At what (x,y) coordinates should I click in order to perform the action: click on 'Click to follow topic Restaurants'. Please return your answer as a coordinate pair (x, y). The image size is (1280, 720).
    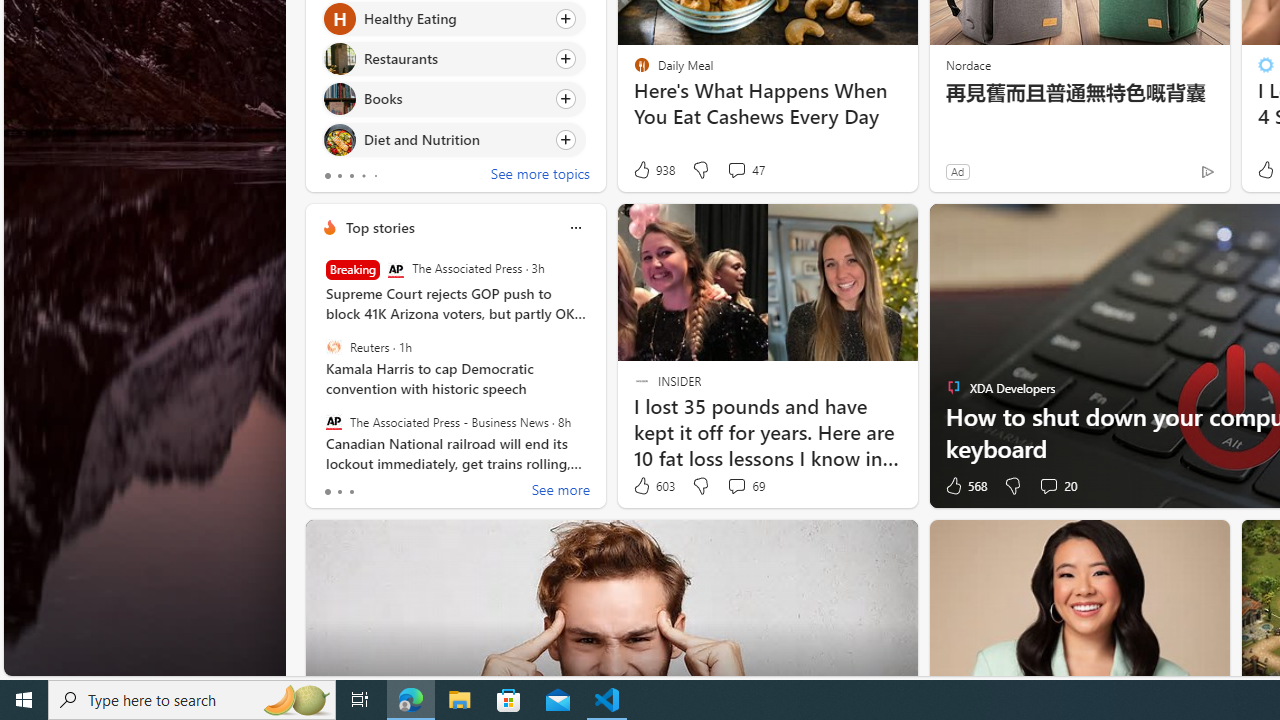
    Looking at the image, I should click on (452, 58).